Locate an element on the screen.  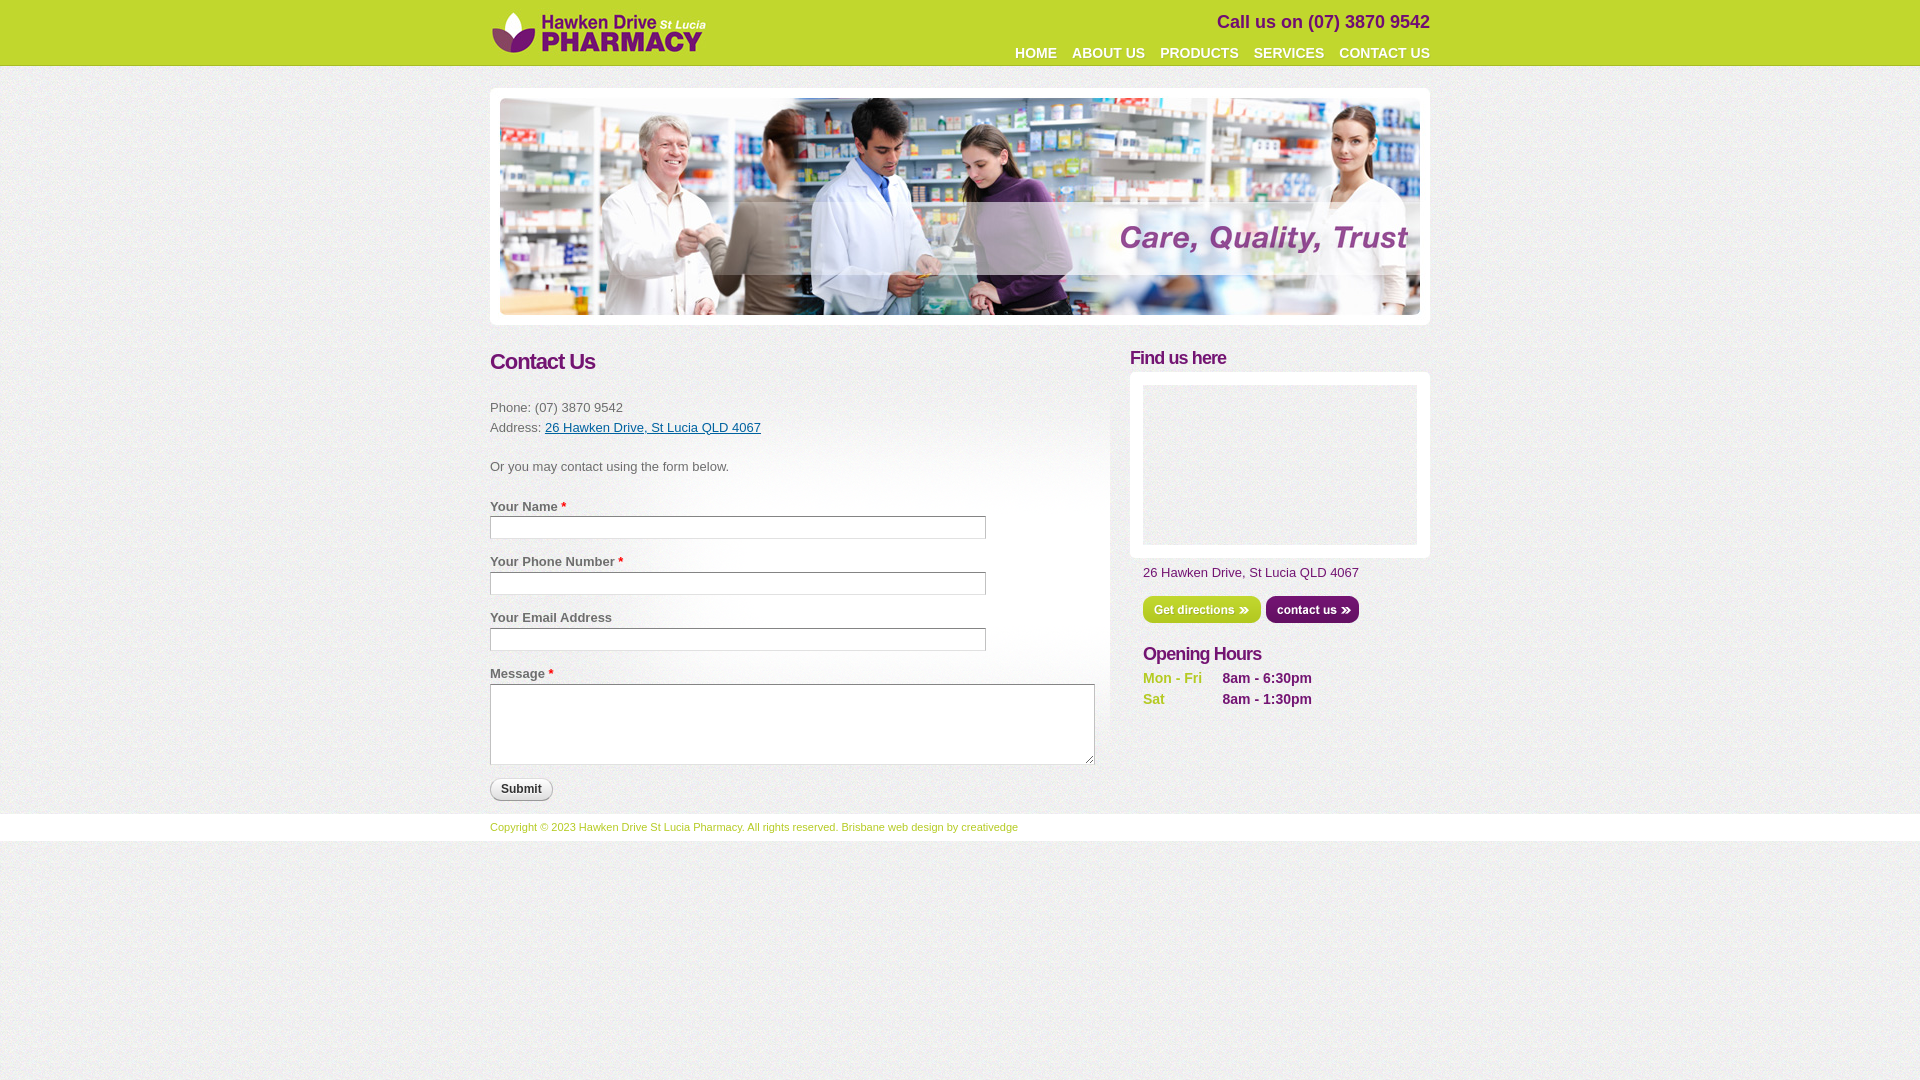
'Submit' is located at coordinates (521, 788).